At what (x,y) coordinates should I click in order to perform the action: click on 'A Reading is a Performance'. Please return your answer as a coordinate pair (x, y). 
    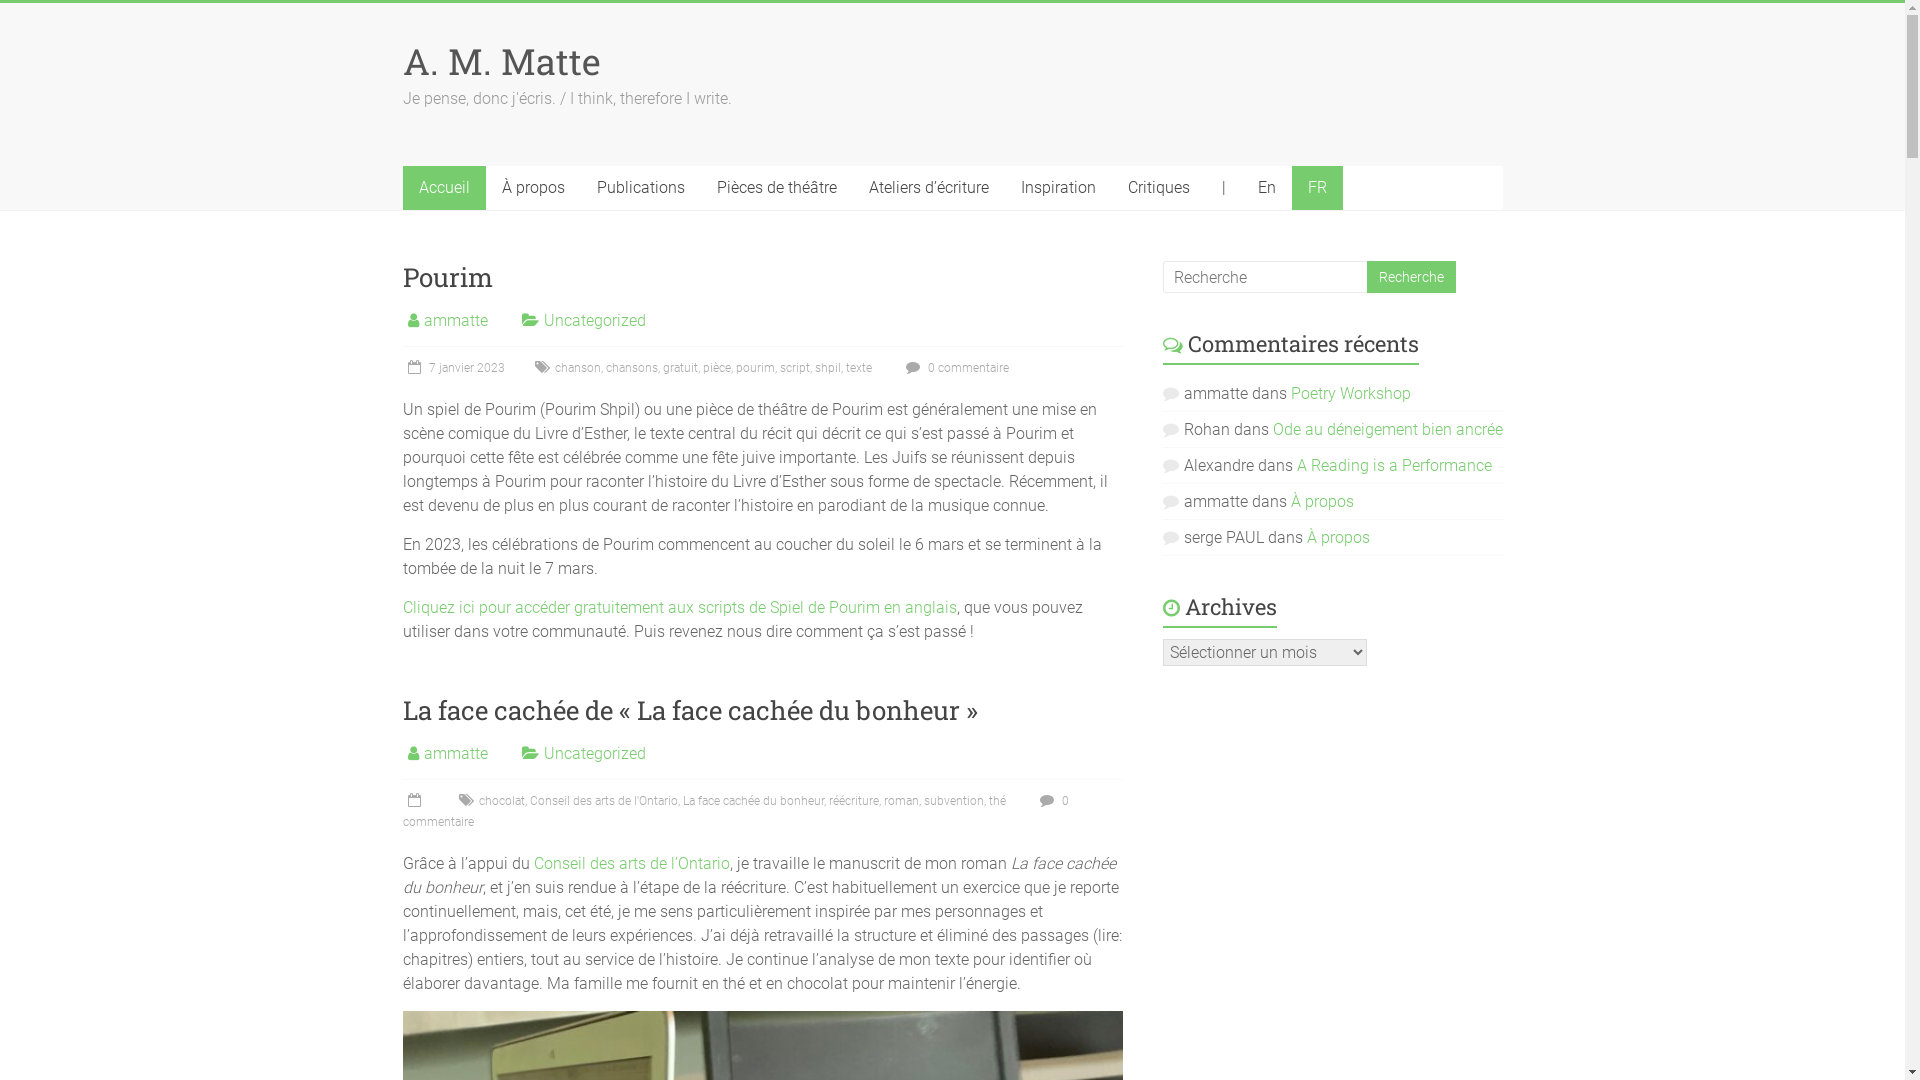
    Looking at the image, I should click on (1393, 465).